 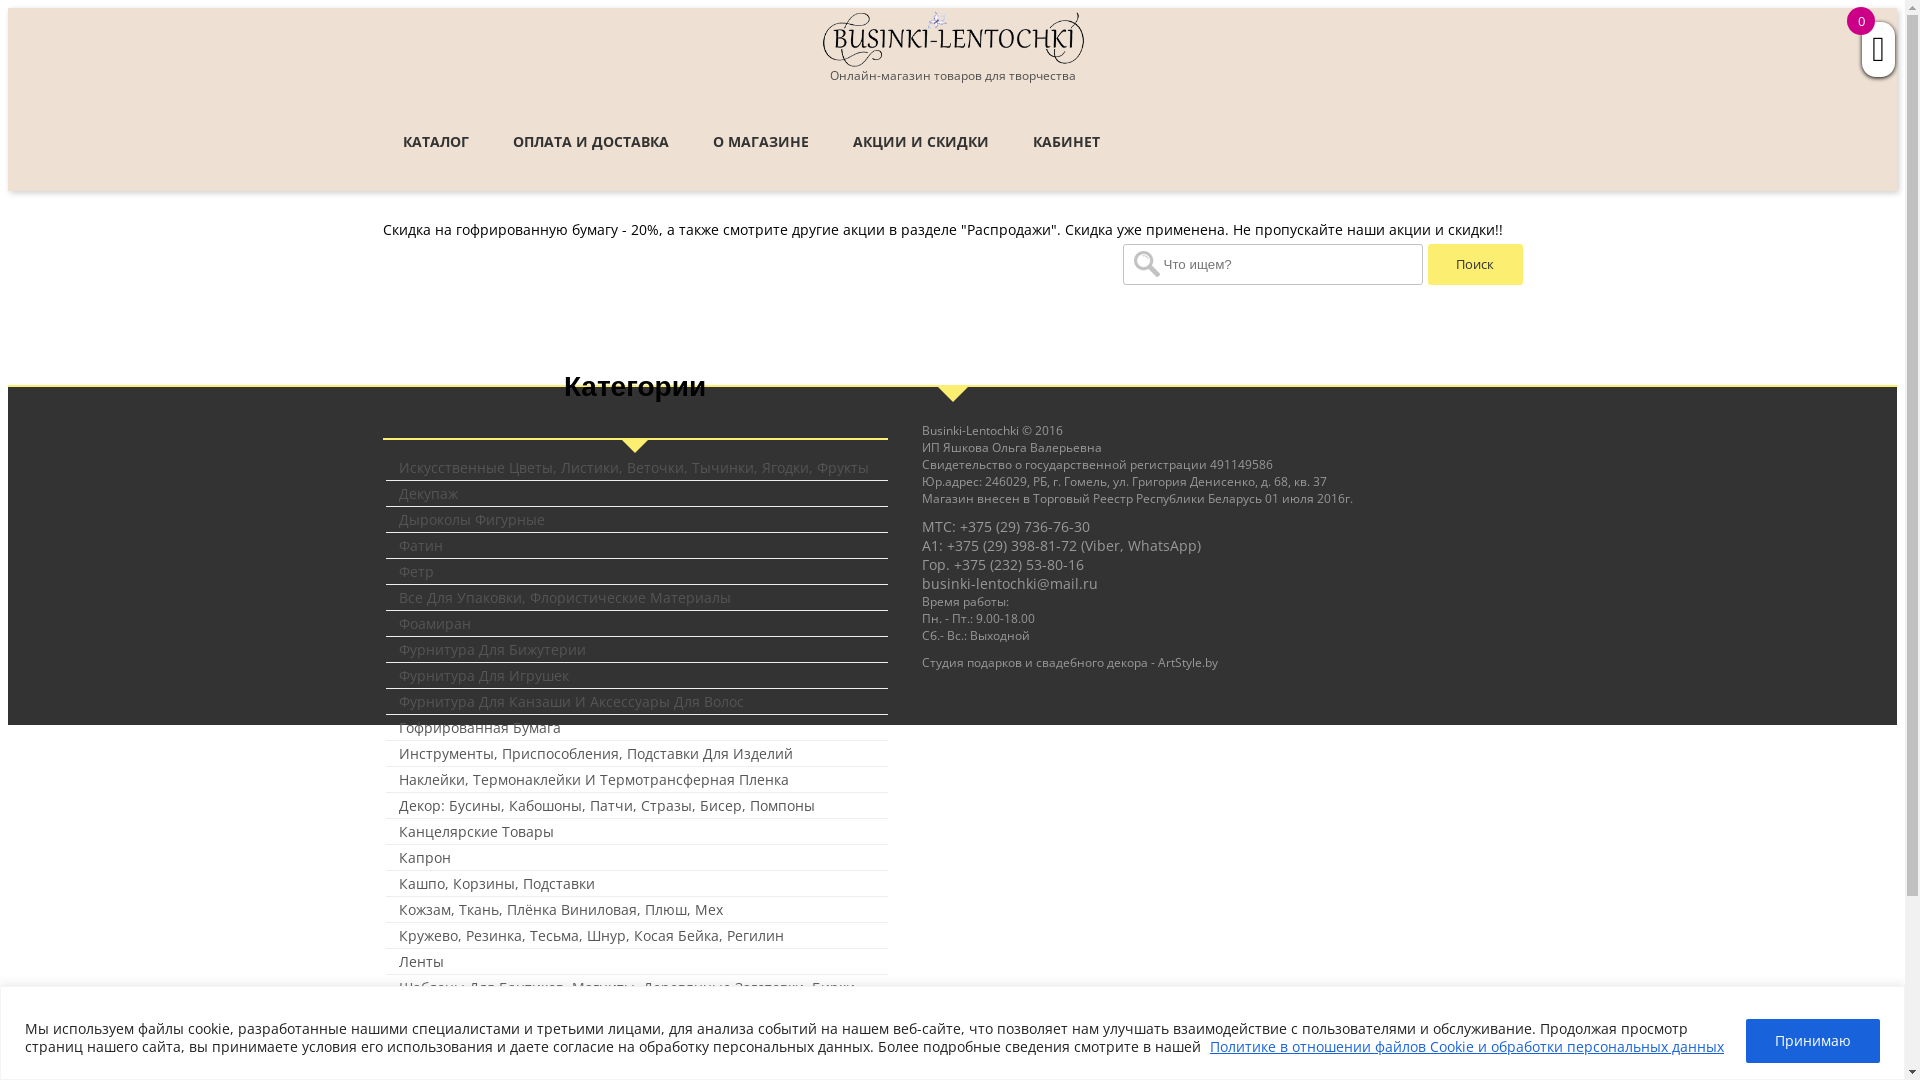 What do you see at coordinates (1025, 525) in the screenshot?
I see `'+375 (29) 736-76-30'` at bounding box center [1025, 525].